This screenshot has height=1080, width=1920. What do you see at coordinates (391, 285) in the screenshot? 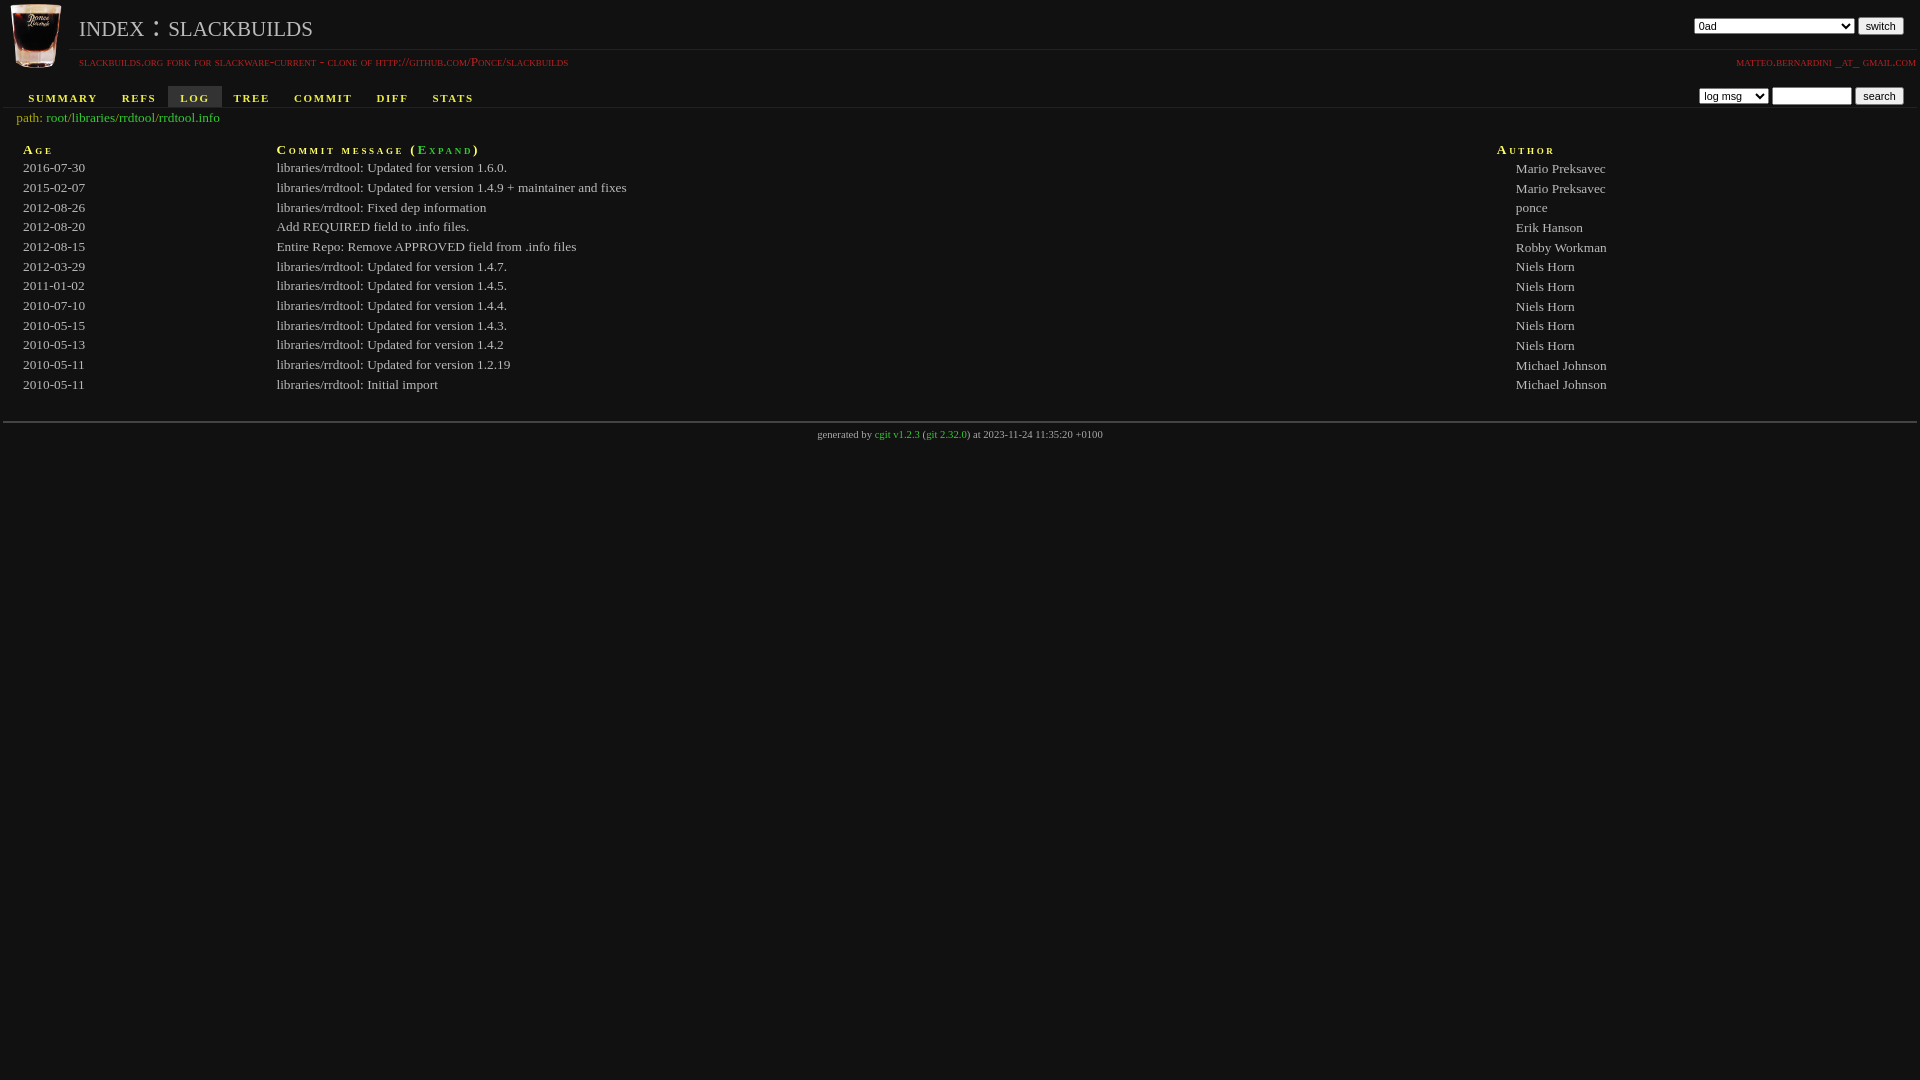
I see `'libraries/rrdtool: Updated for version 1.4.5.'` at bounding box center [391, 285].